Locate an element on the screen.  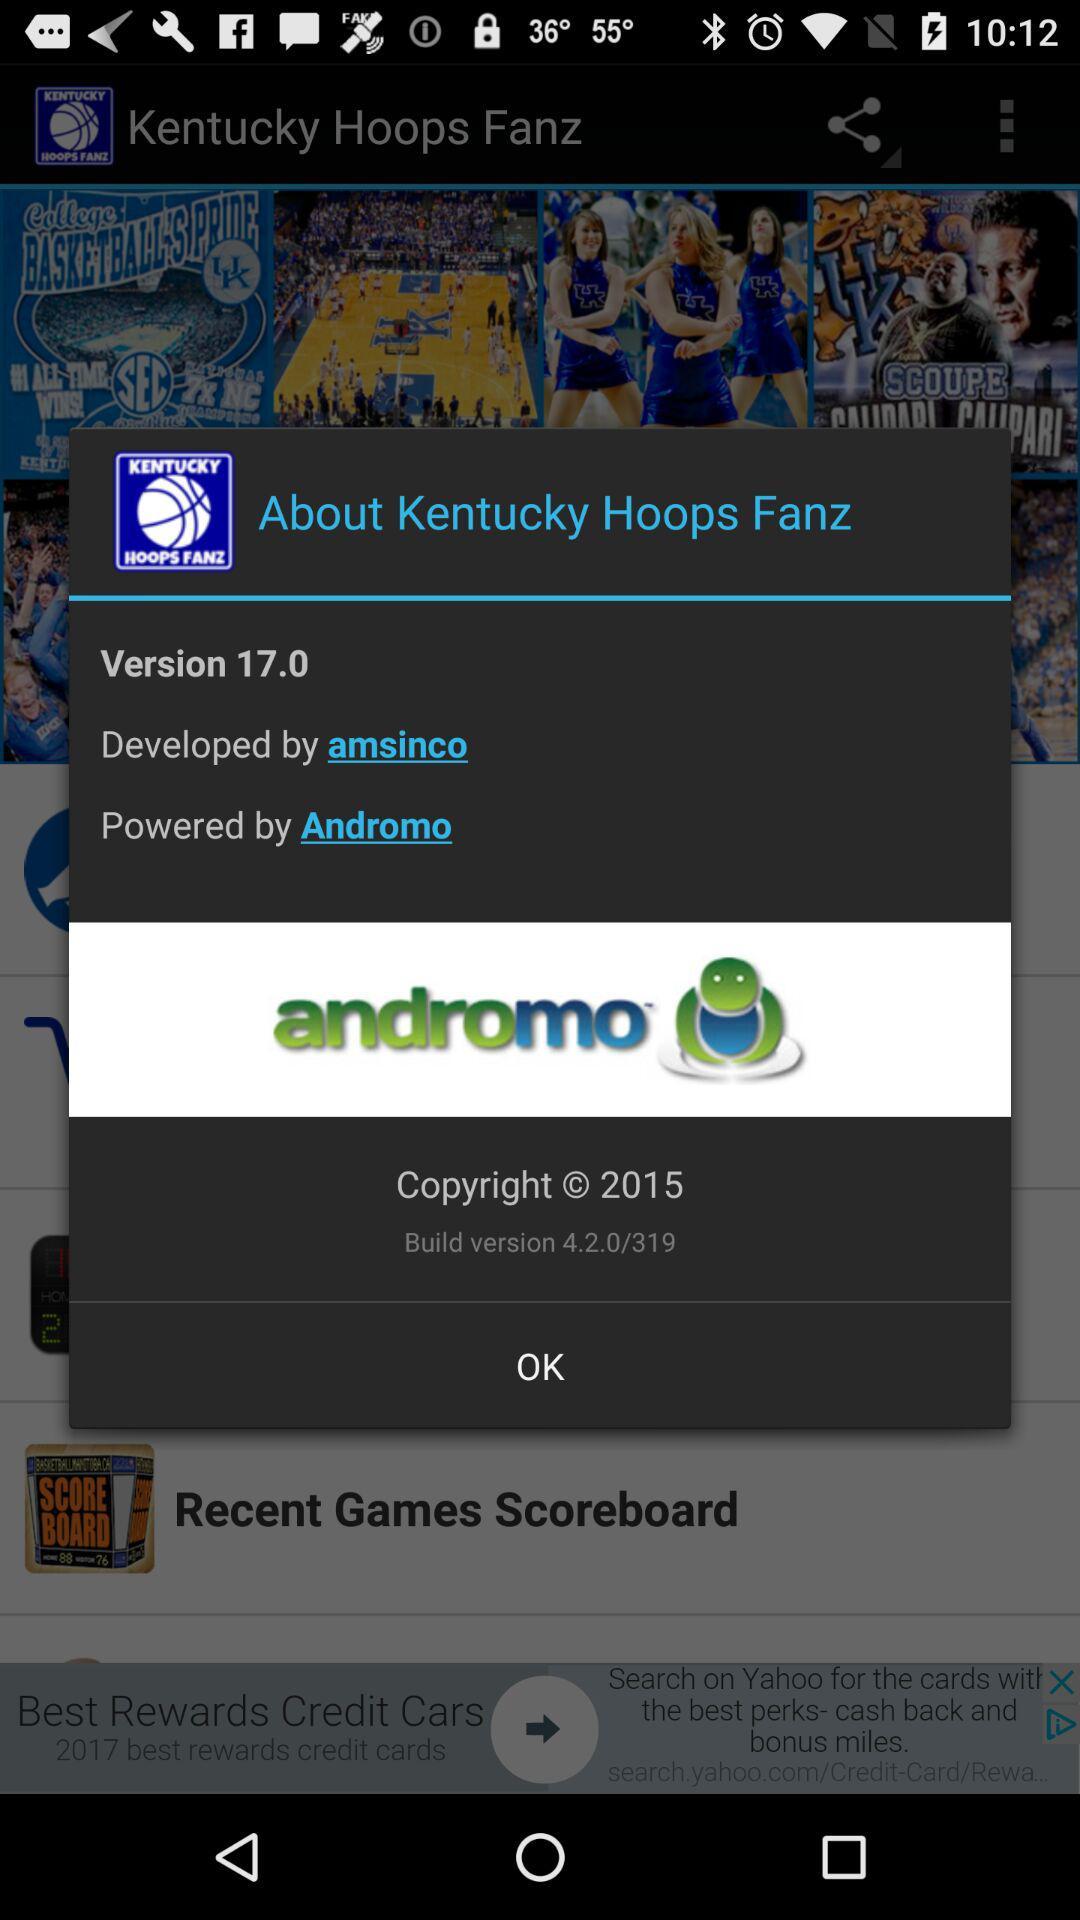
the app below the version 17.0 icon is located at coordinates (540, 757).